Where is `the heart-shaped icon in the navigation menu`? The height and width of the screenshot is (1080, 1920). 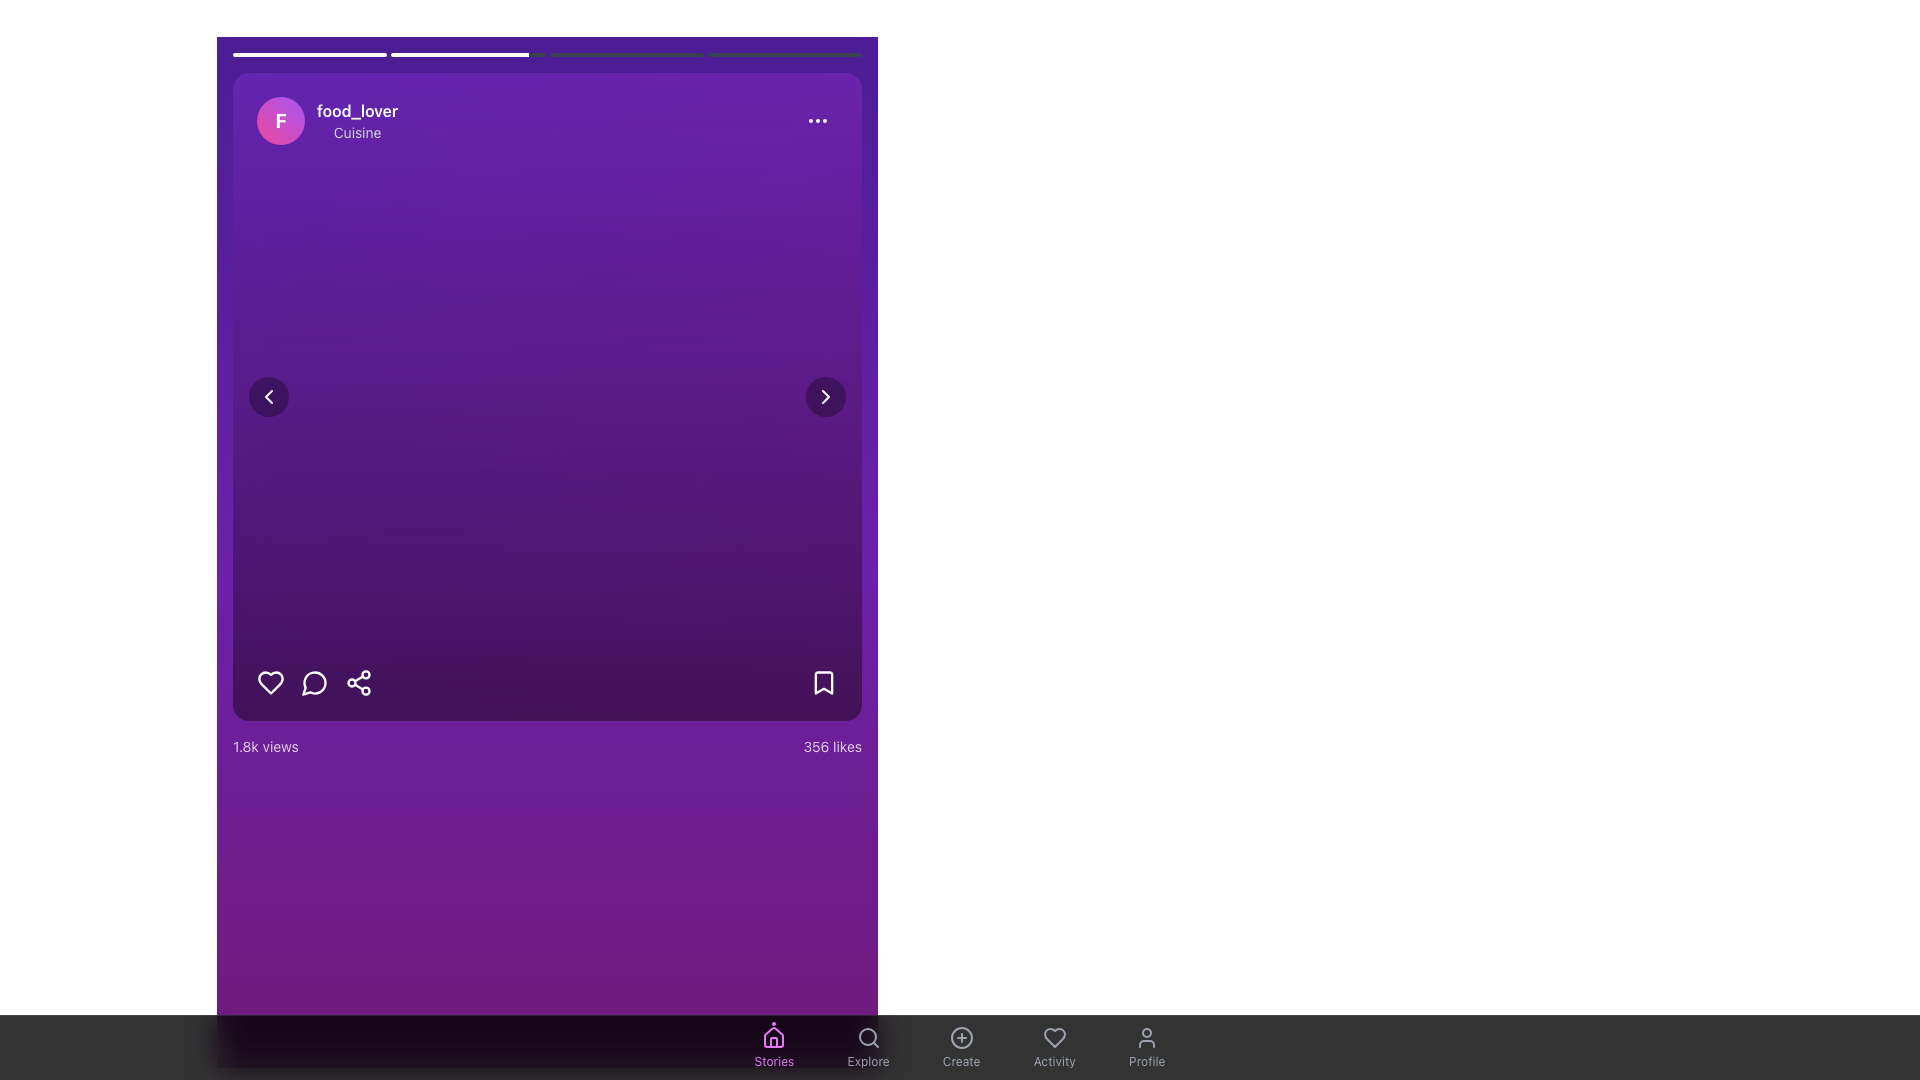
the heart-shaped icon in the navigation menu is located at coordinates (1053, 1036).